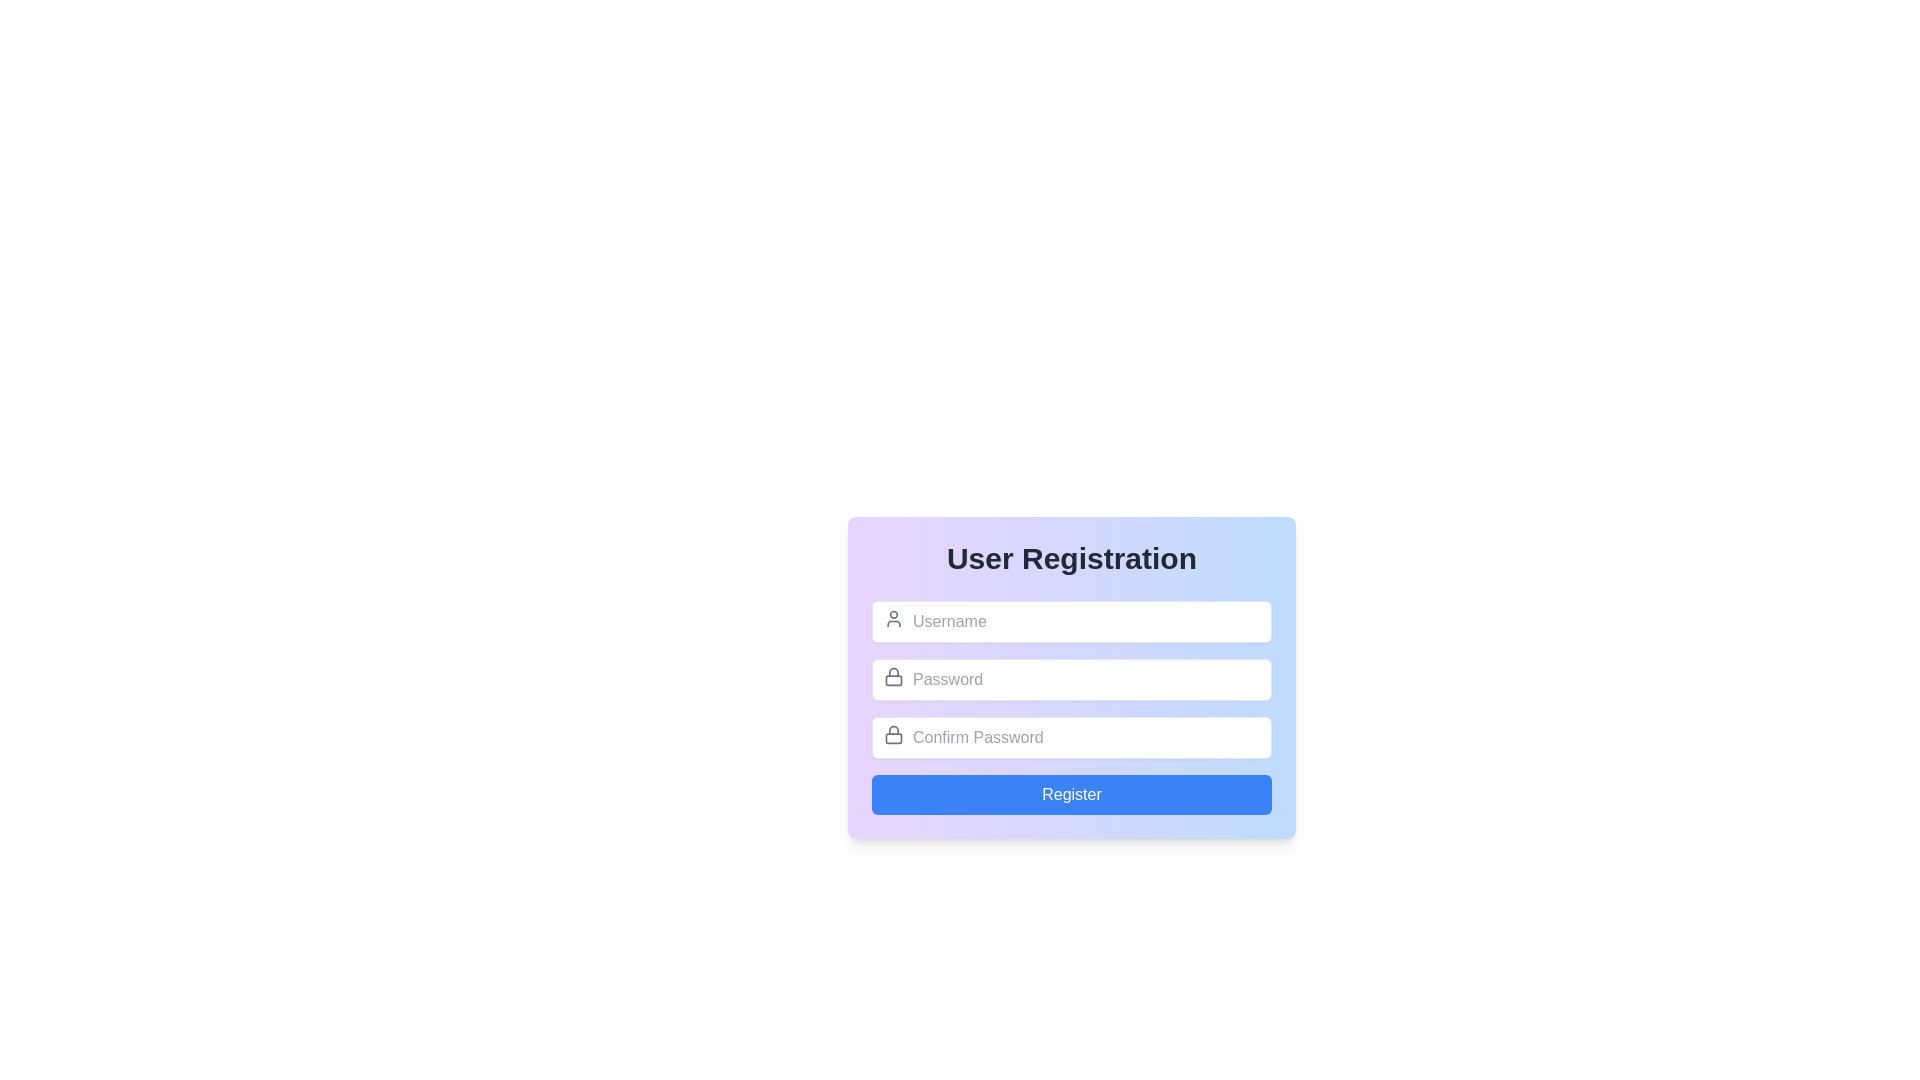 This screenshot has width=1920, height=1080. What do you see at coordinates (892, 735) in the screenshot?
I see `password confirmation icon located at the top-left corner of the 'Confirm Password' input field for visual cues regarding security functionality` at bounding box center [892, 735].